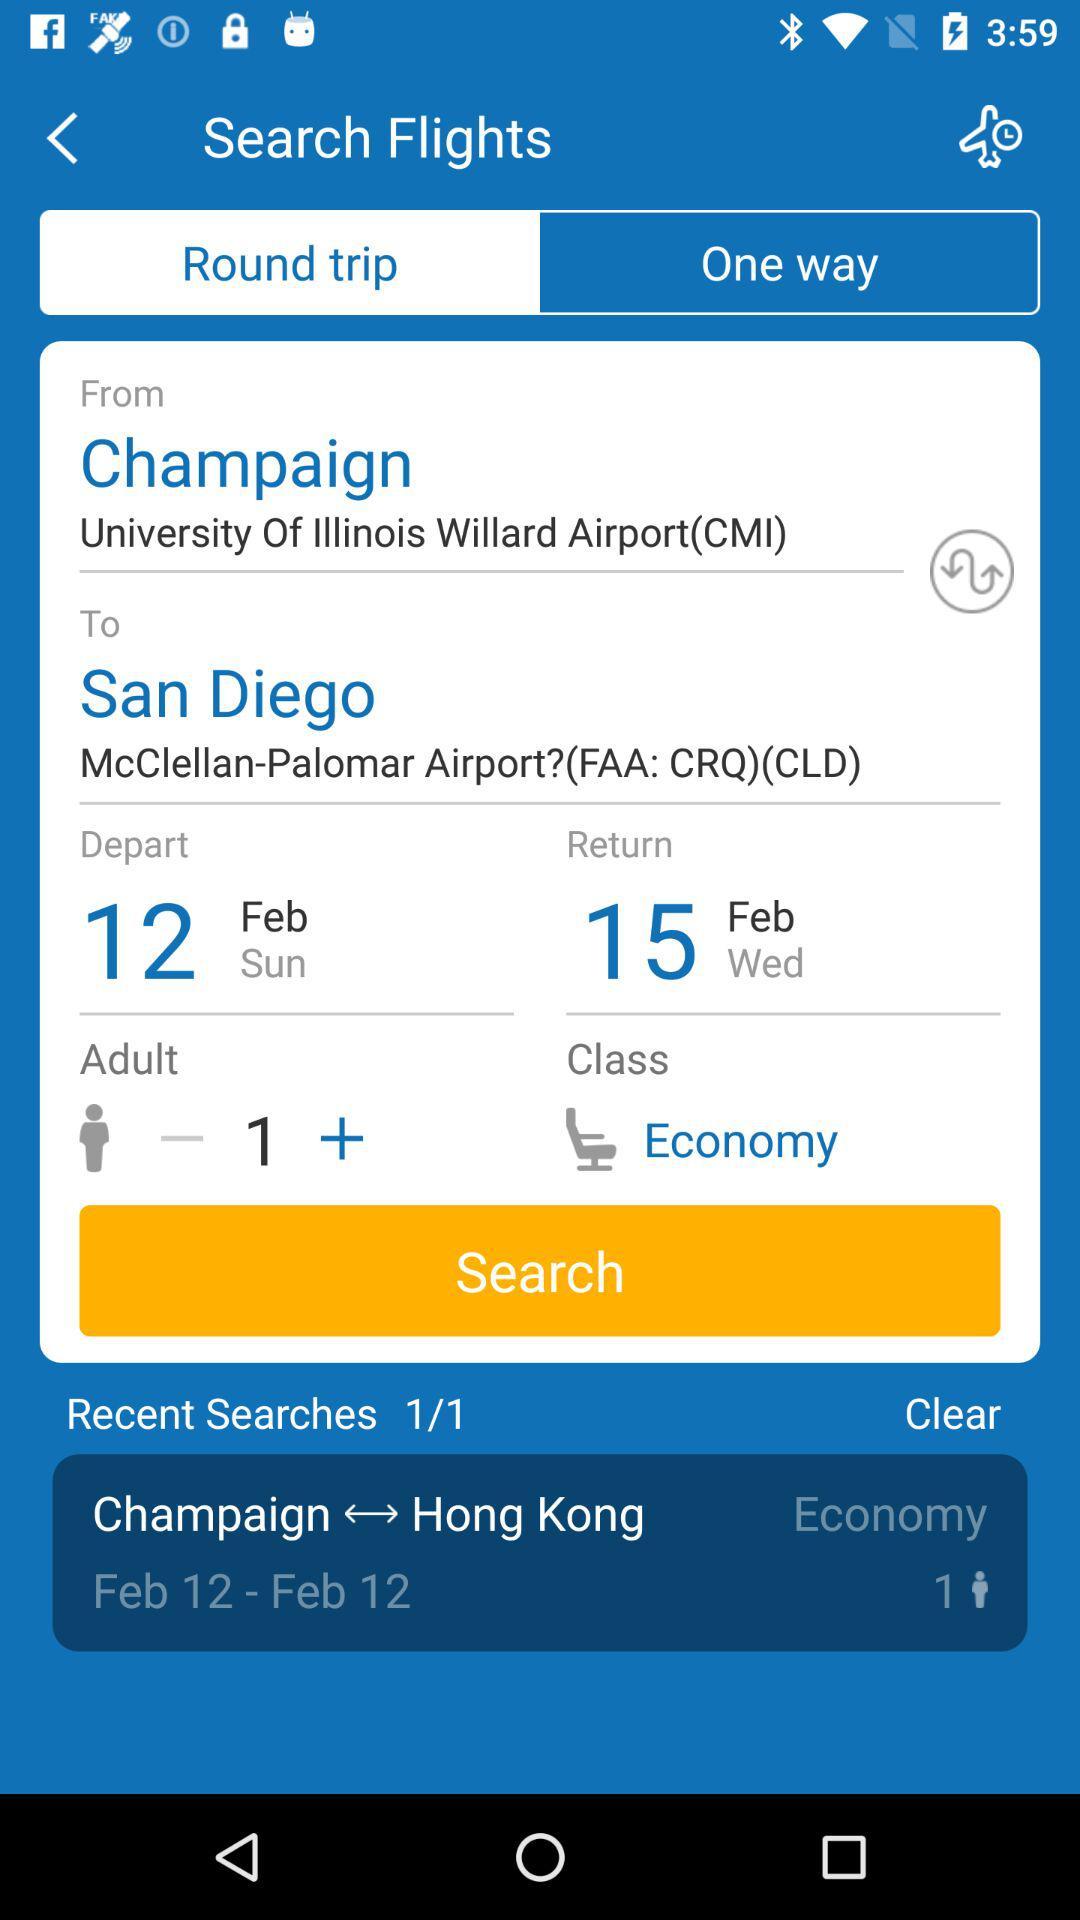  I want to click on decrease number of adults, so click(189, 1138).